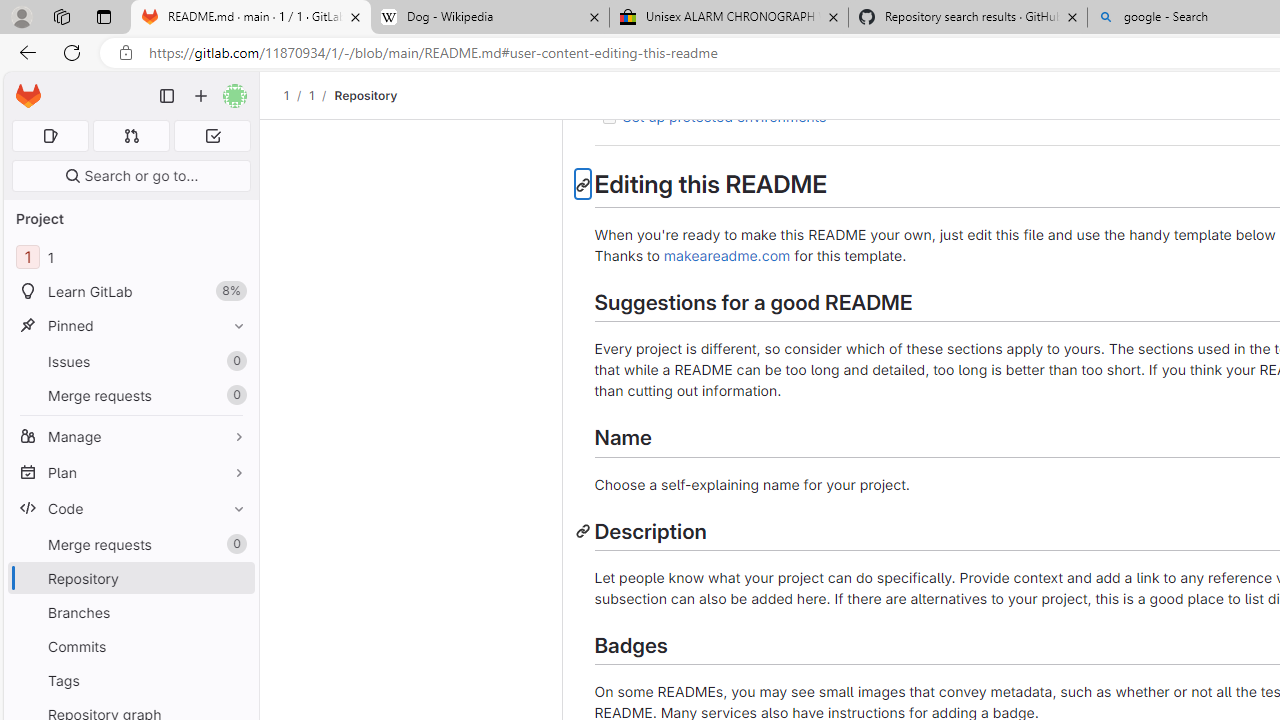 This screenshot has width=1280, height=720. I want to click on 'Assigned issues 0', so click(50, 135).